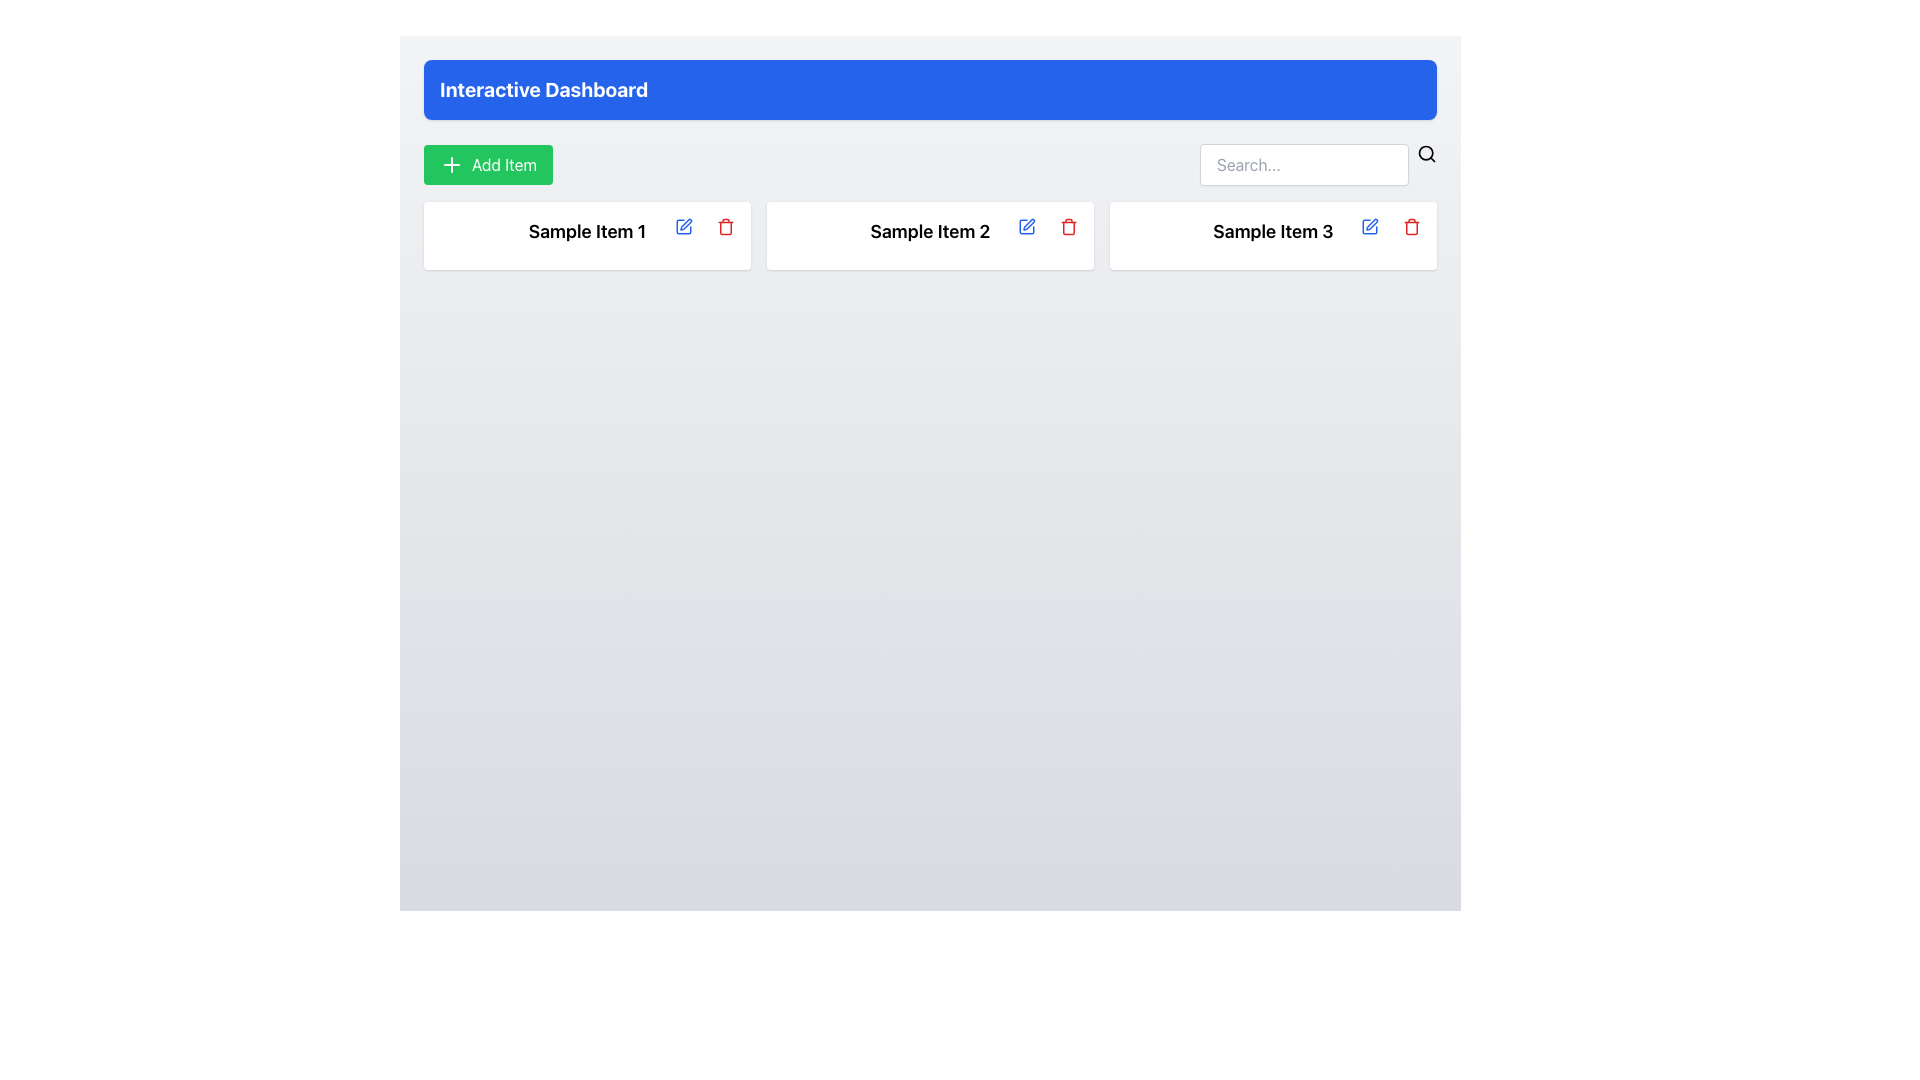  Describe the element at coordinates (724, 226) in the screenshot. I see `the red trash can icon button located at the top-right of the 'Sample Item 1' card` at that location.